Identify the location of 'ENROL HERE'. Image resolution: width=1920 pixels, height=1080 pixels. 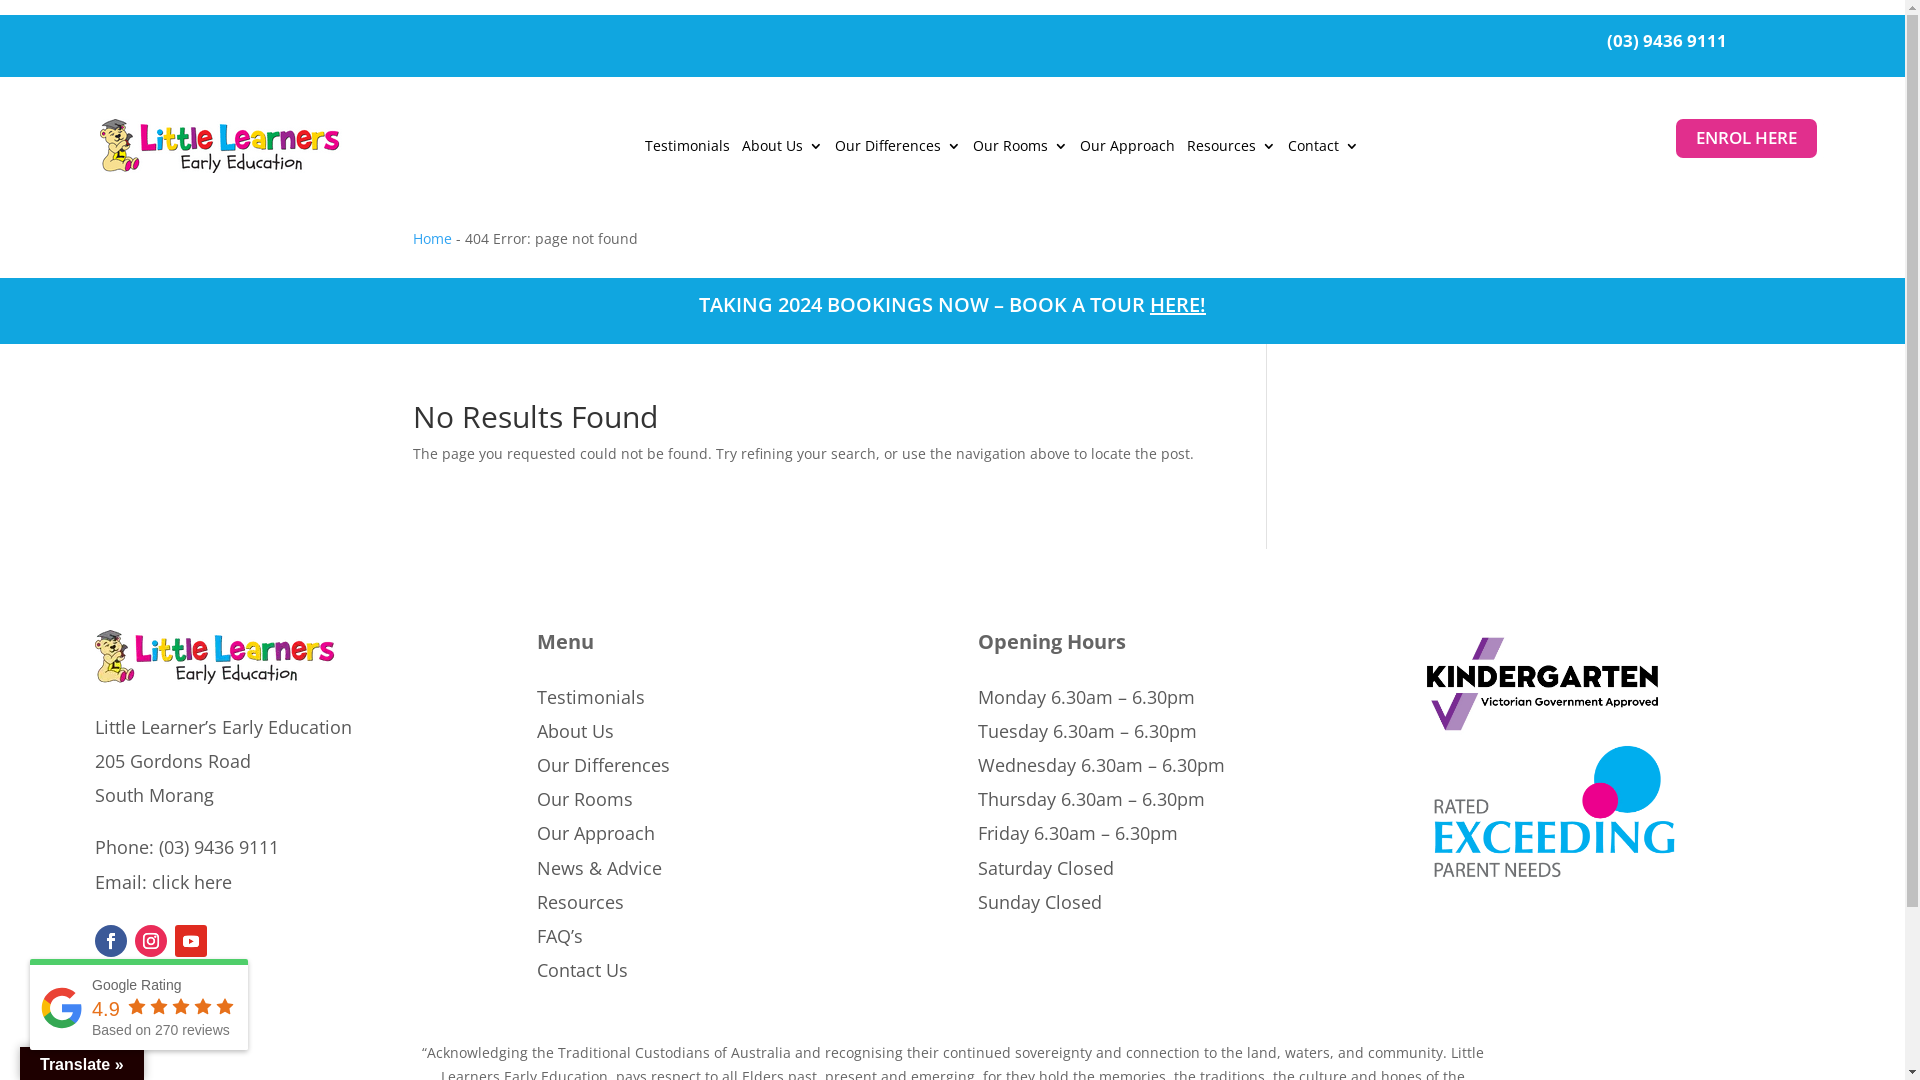
(1745, 137).